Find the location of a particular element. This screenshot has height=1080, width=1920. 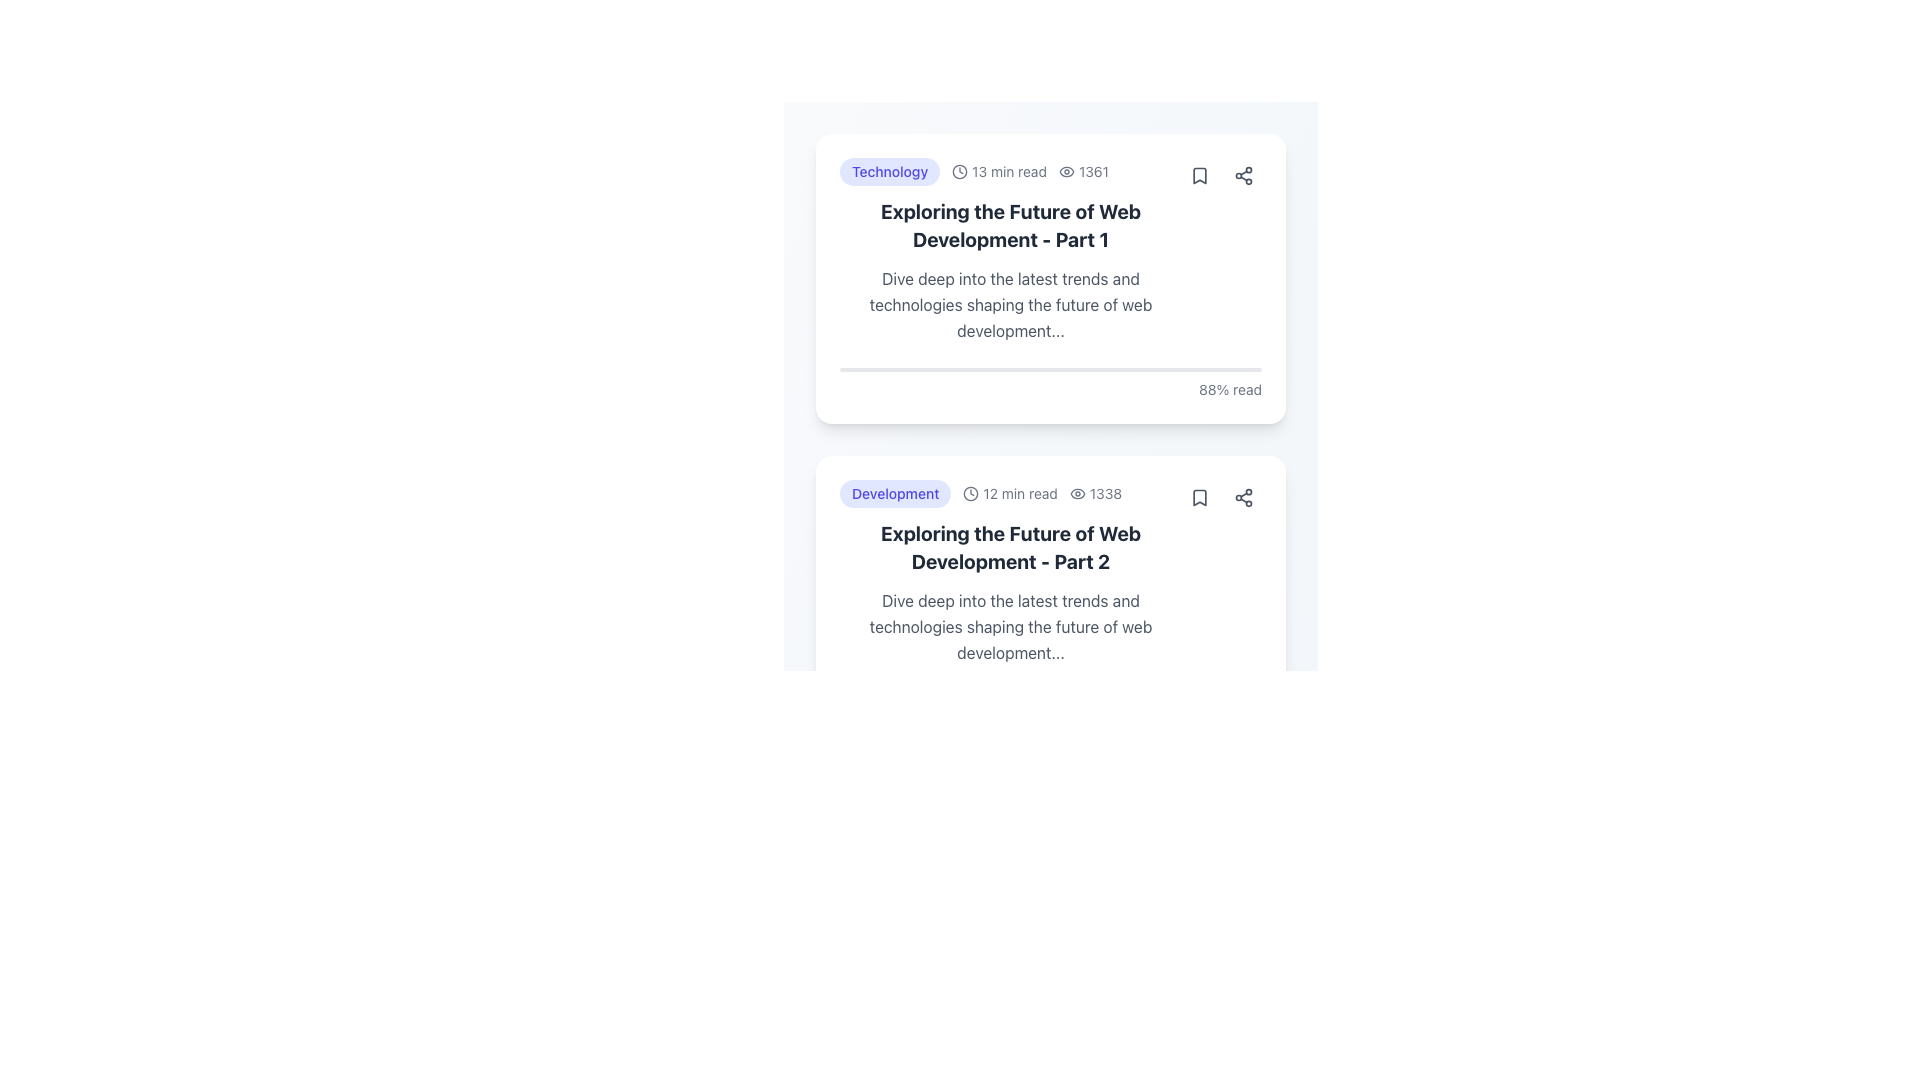

the circular element of the clock icon, which has a border only and is located to the left of time-related textual information is located at coordinates (971, 493).